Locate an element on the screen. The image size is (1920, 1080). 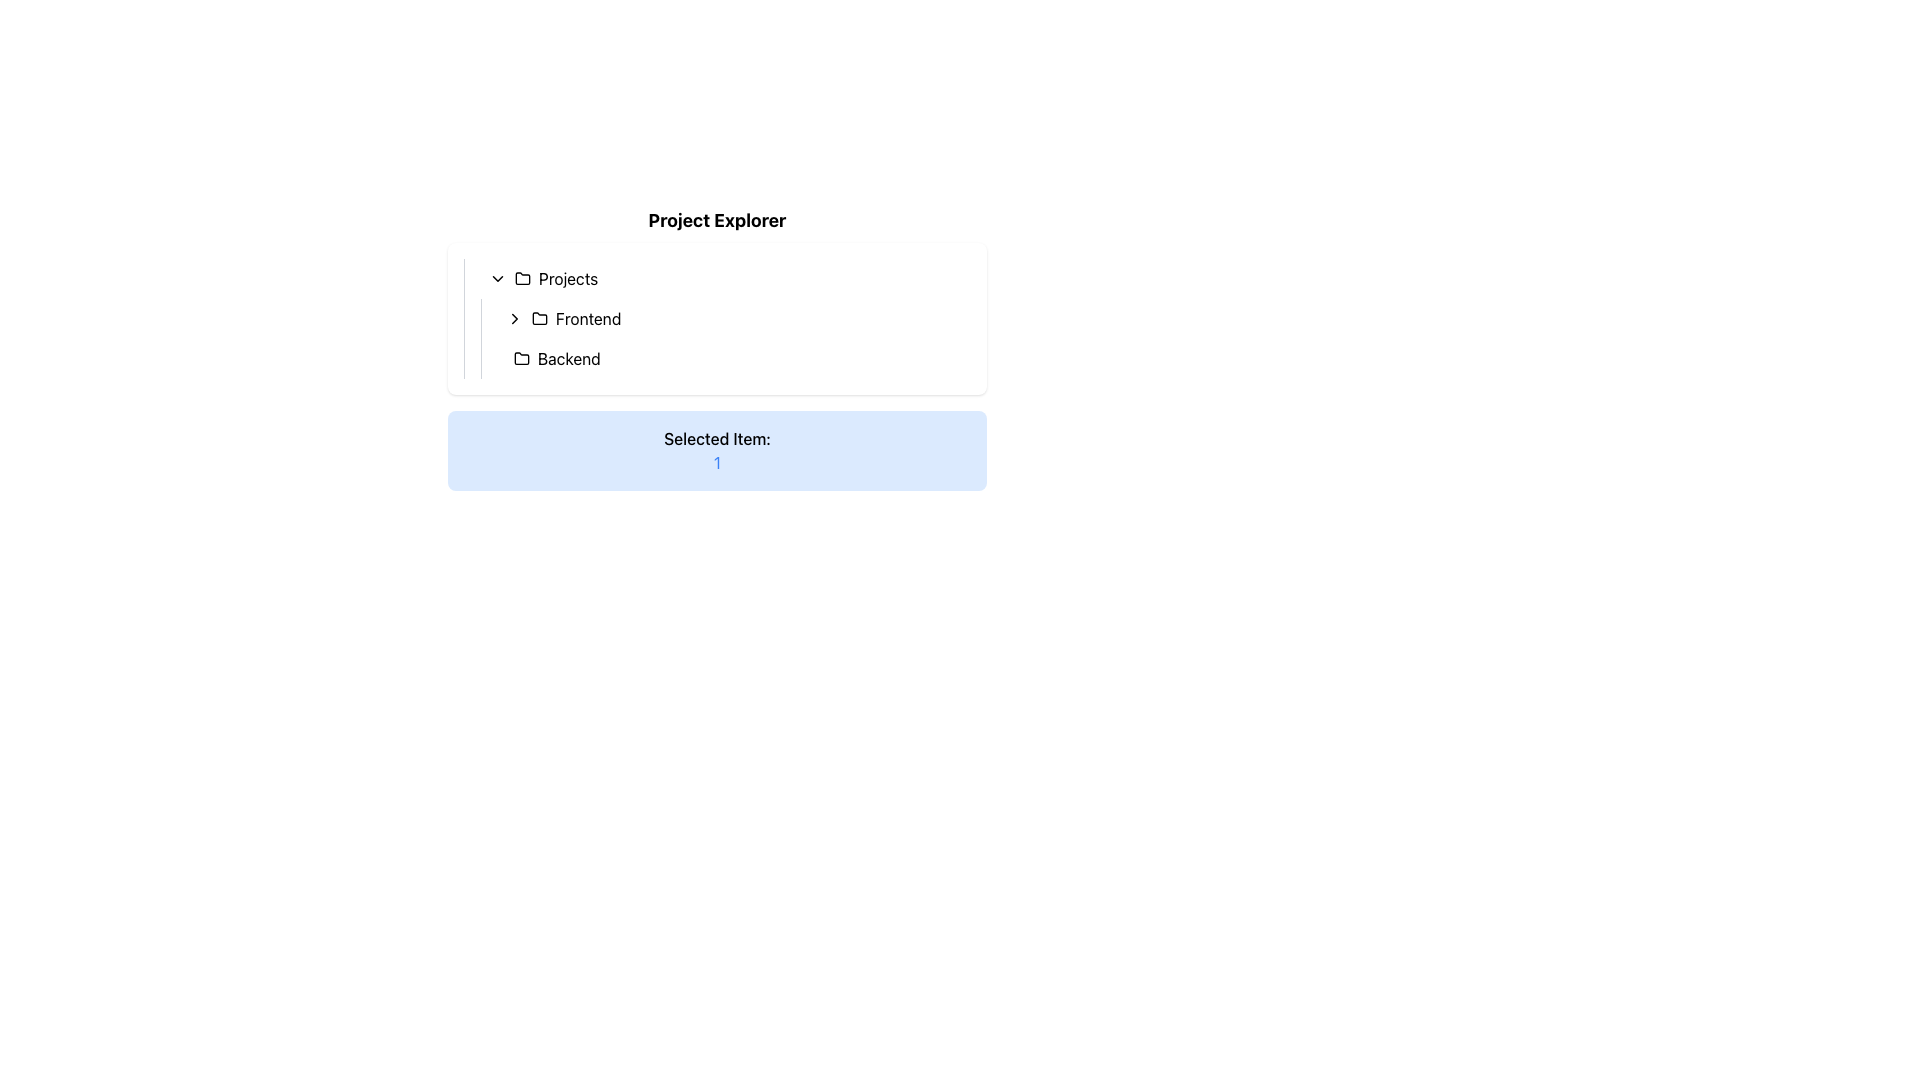
rightward arrow SVG icon associated with the 'Frontend' sub-item under the 'Projects' expandable list for additional properties is located at coordinates (514, 318).